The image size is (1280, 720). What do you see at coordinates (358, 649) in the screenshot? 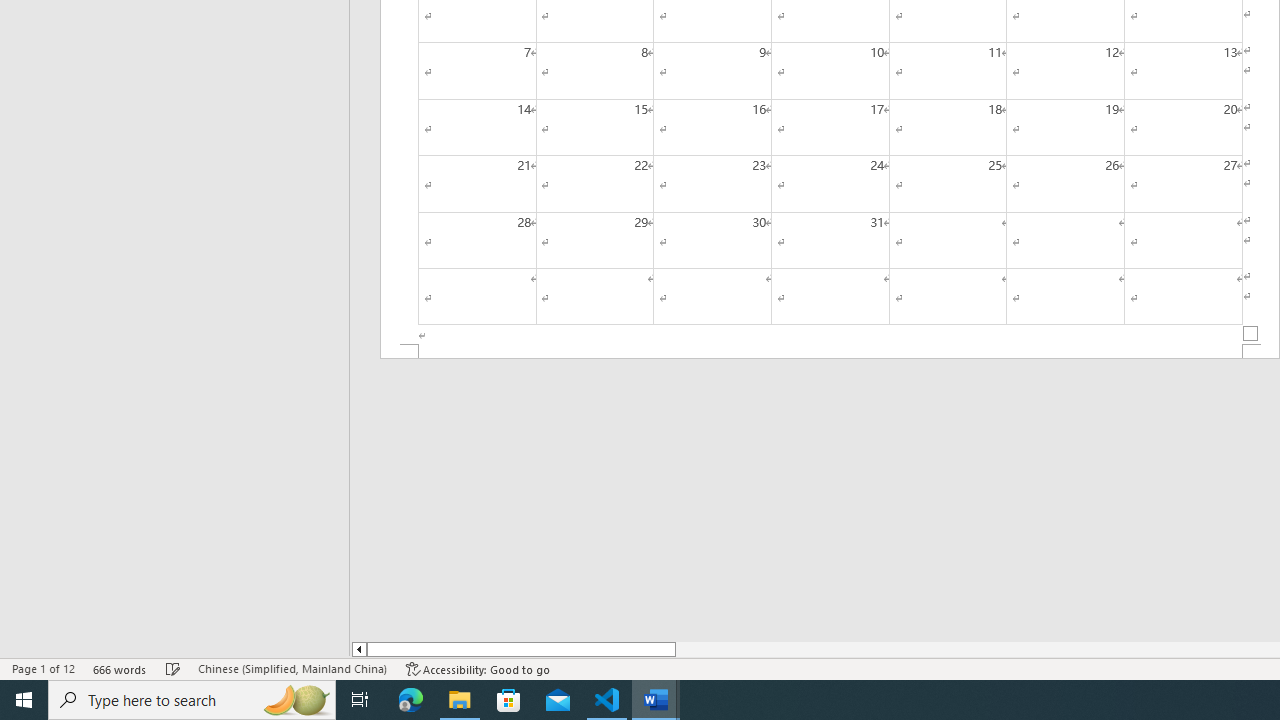
I see `'Column left'` at bounding box center [358, 649].